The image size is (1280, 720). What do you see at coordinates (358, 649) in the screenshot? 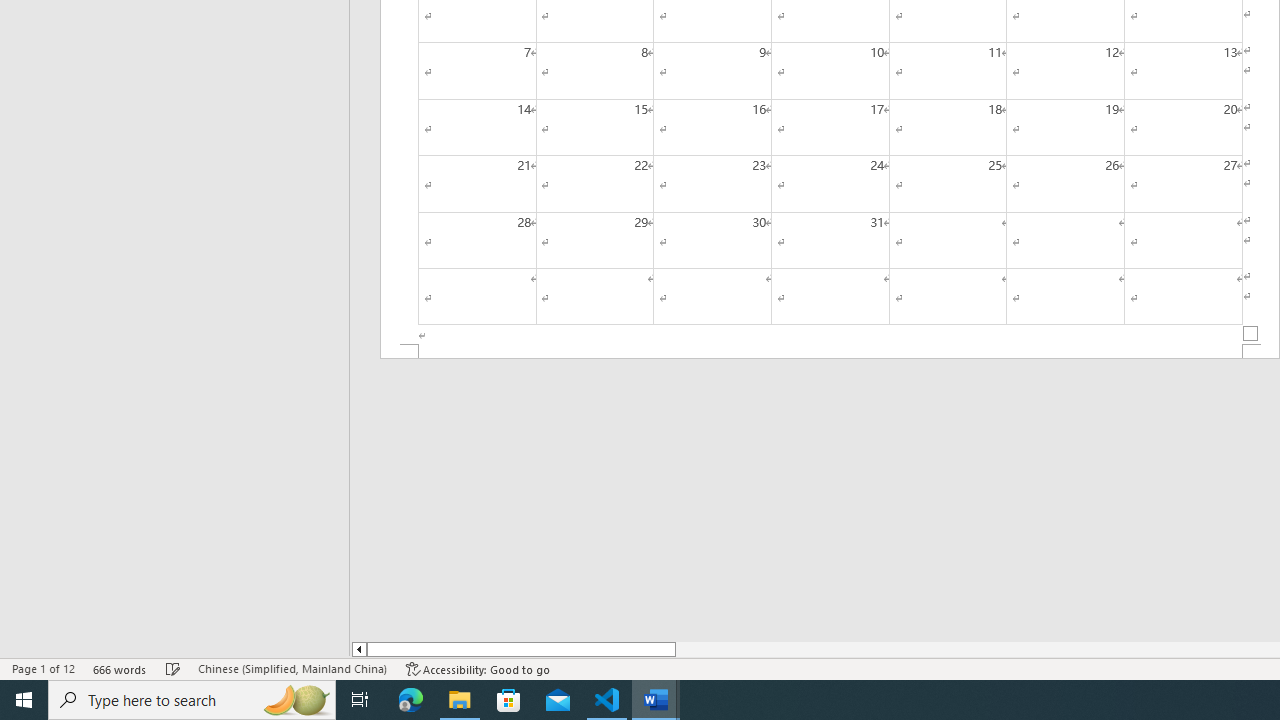
I see `'Column left'` at bounding box center [358, 649].